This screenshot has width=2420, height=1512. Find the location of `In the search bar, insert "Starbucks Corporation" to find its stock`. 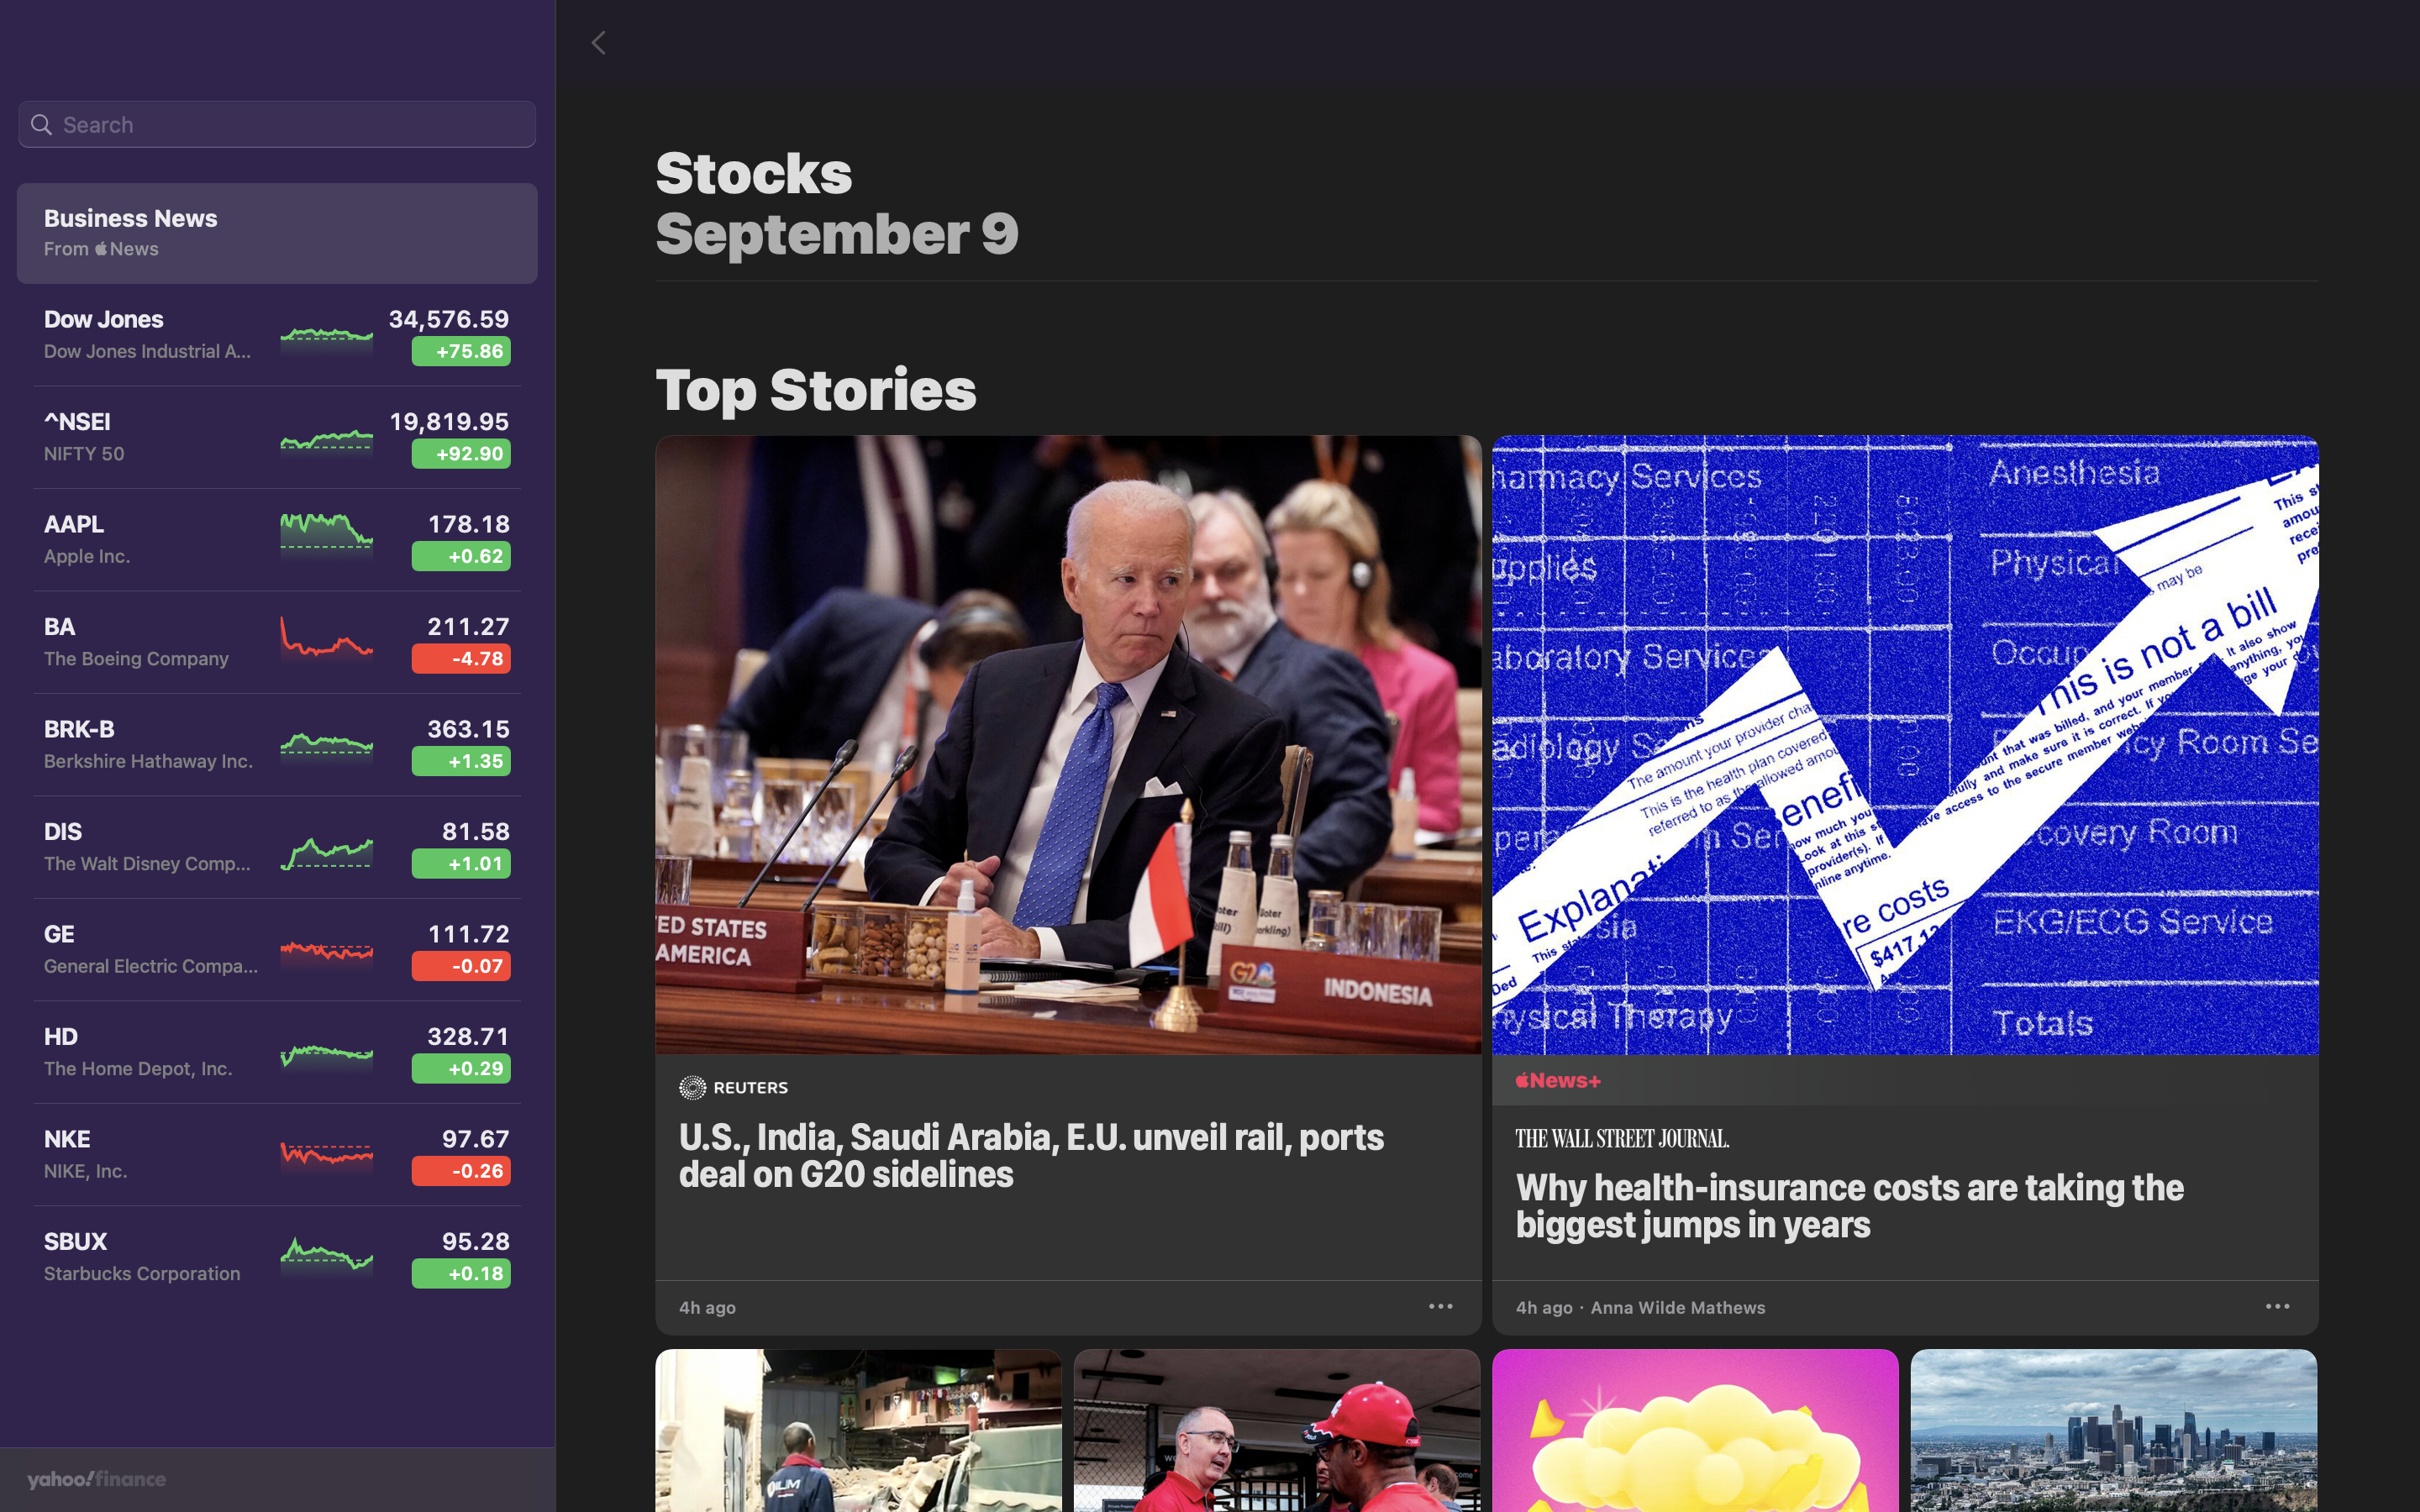

In the search bar, insert "Starbucks Corporation" to find its stock is located at coordinates (276, 125).